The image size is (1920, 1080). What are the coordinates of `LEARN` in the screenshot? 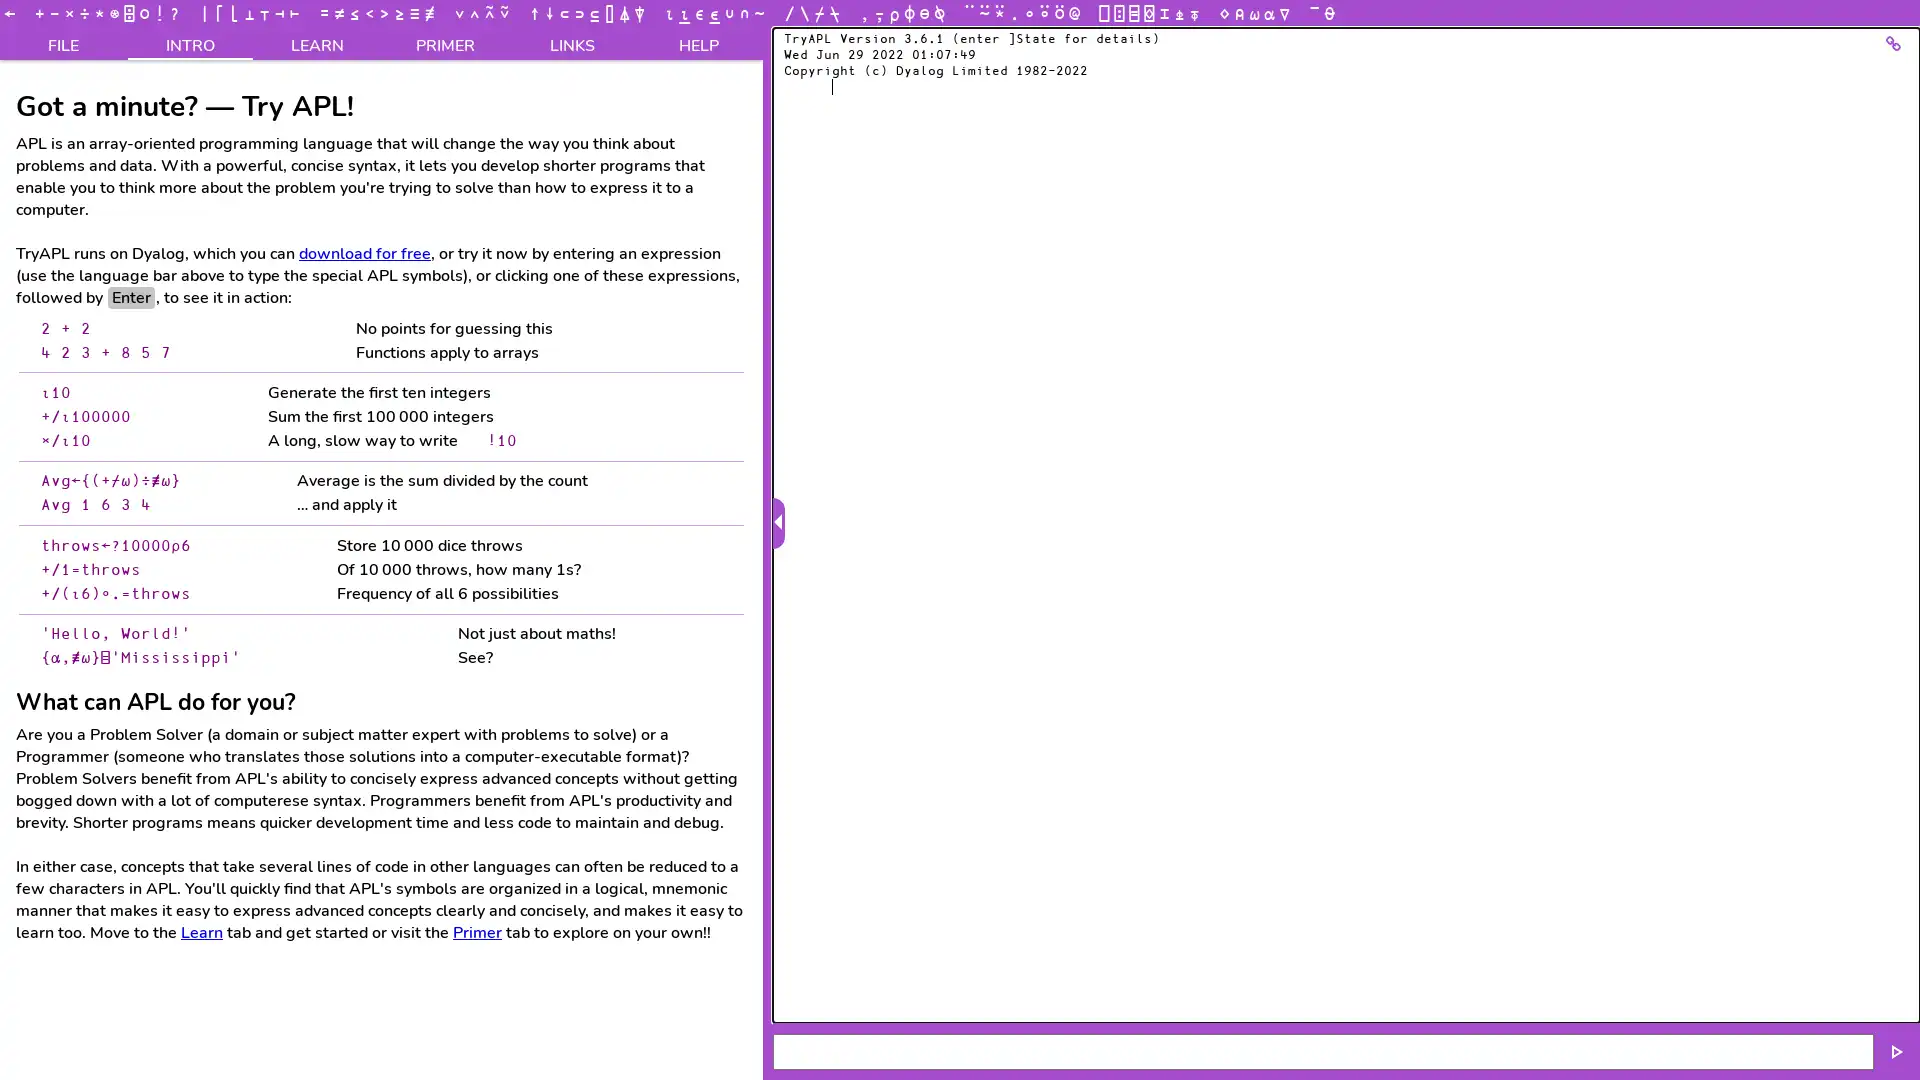 It's located at (316, 44).